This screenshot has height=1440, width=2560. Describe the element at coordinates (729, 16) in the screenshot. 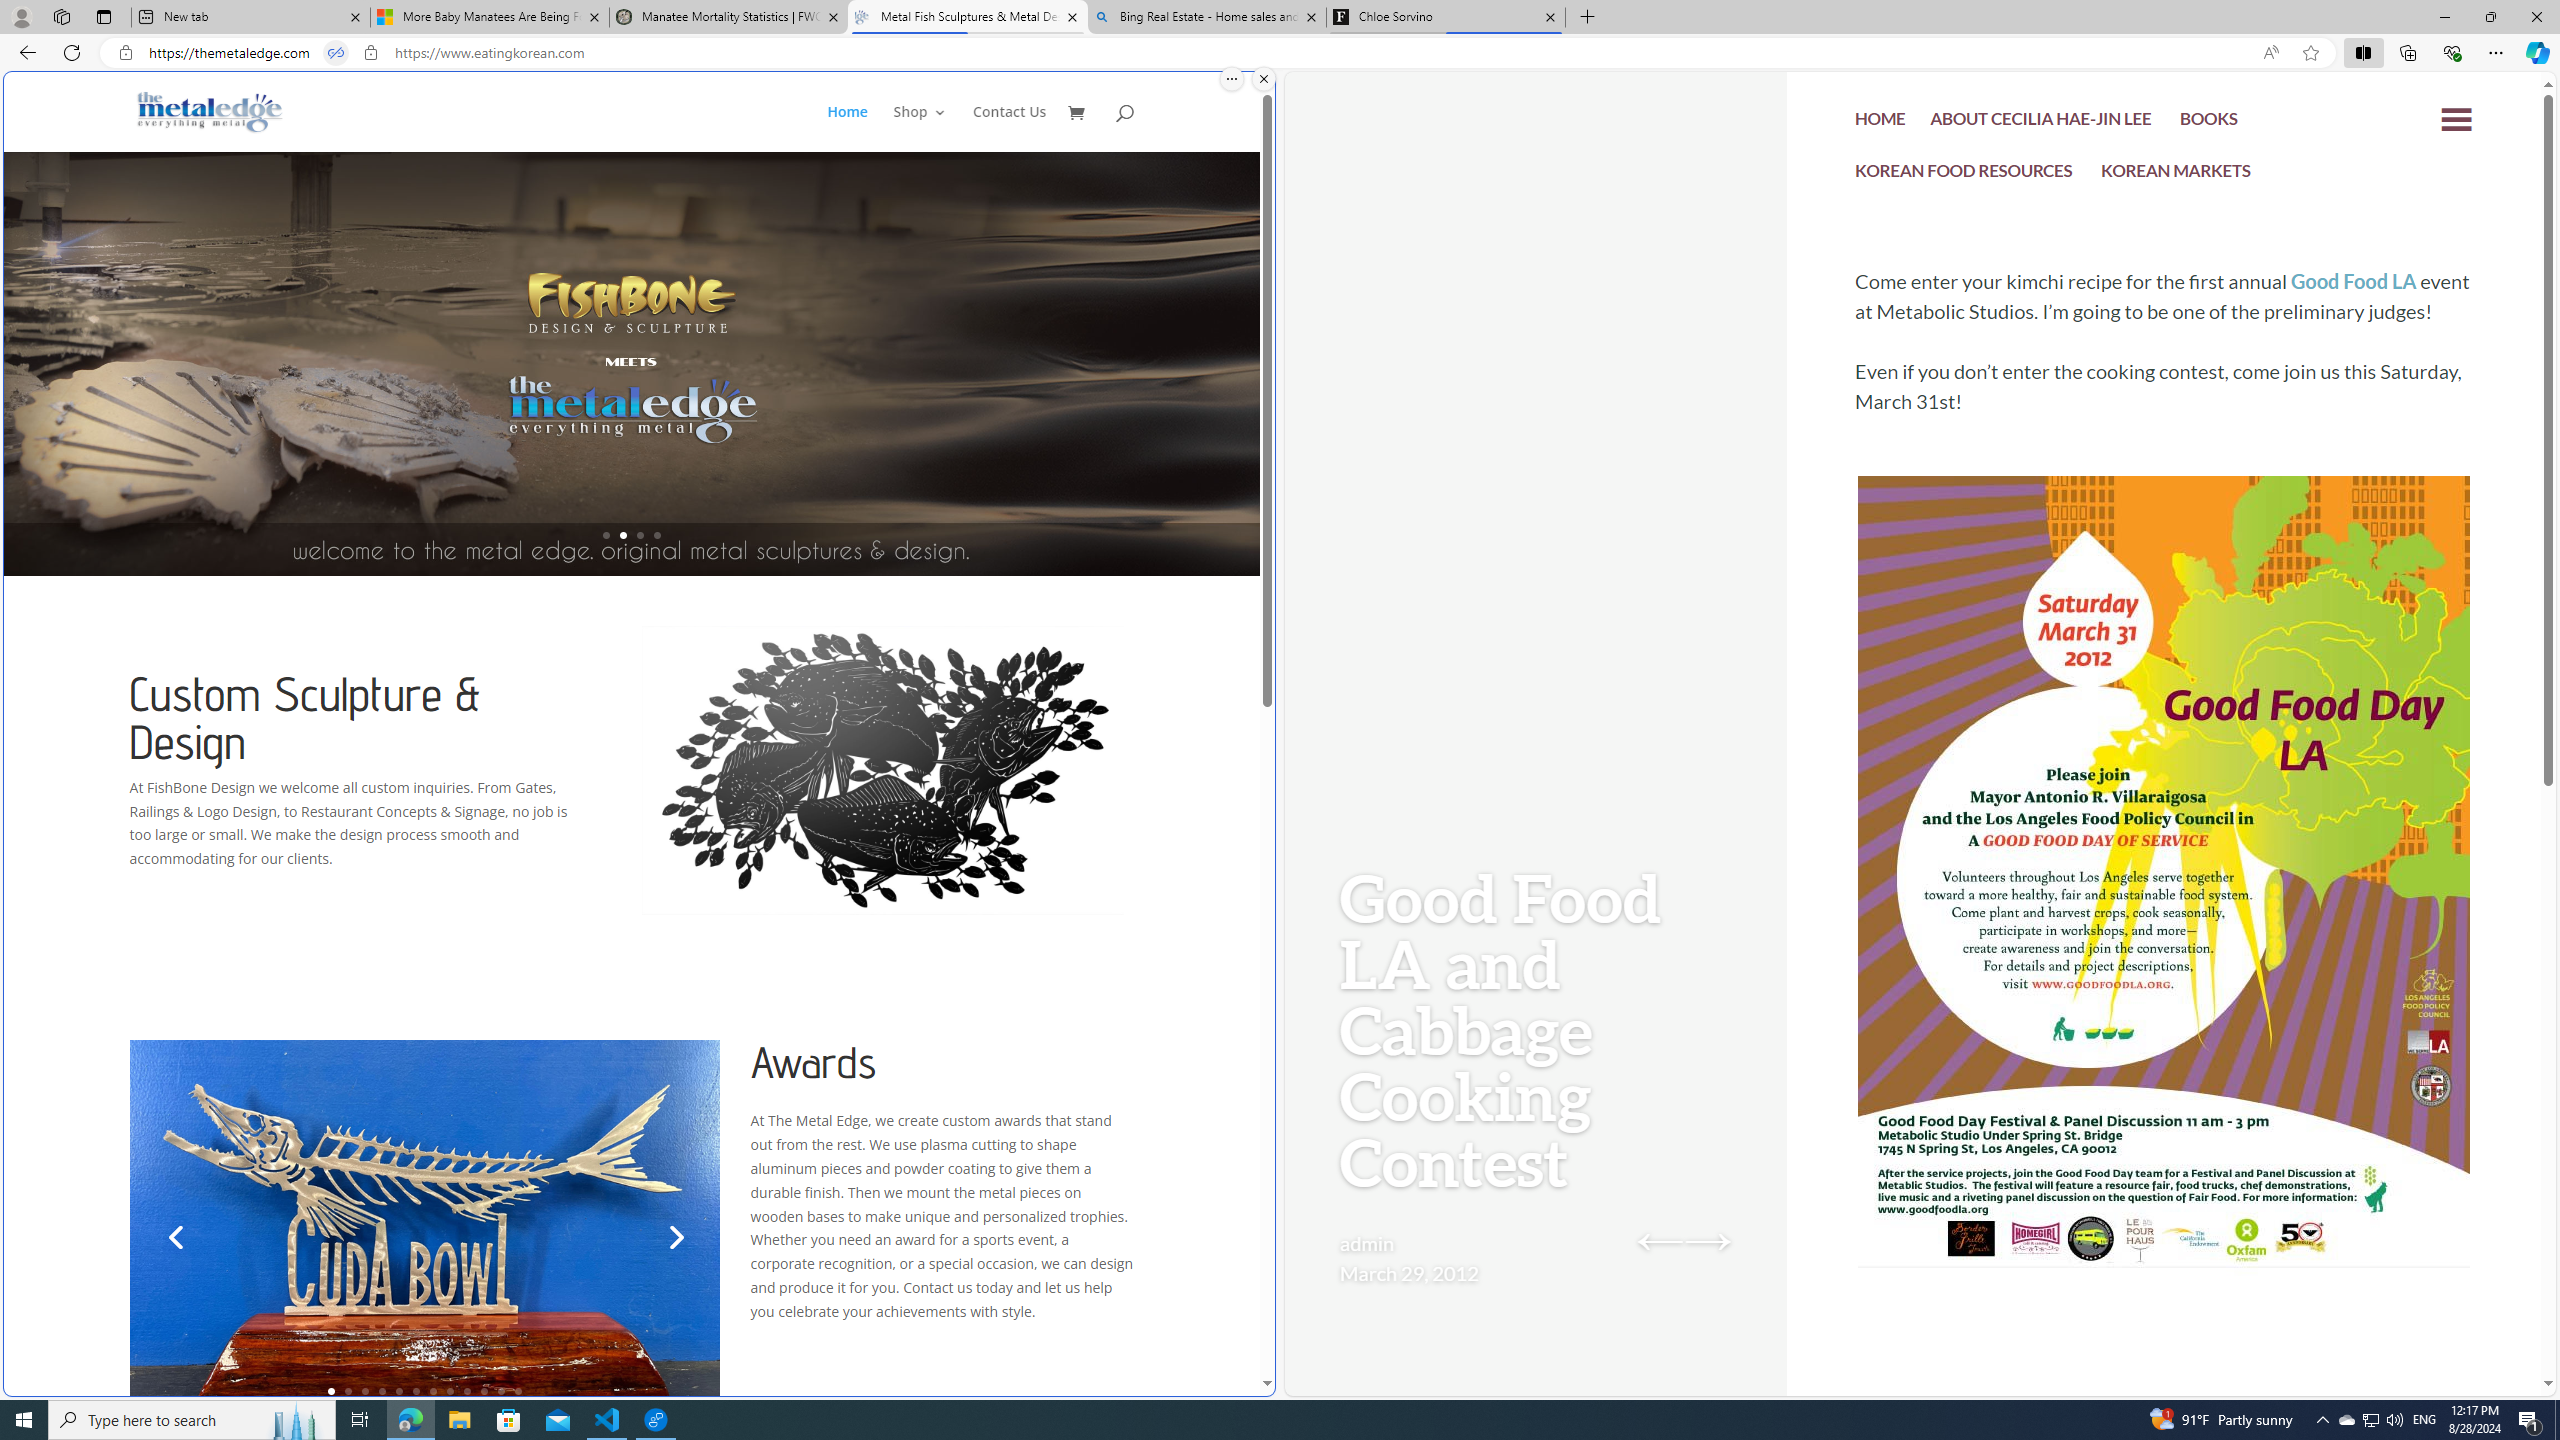

I see `'Manatee Mortality Statistics | FWC'` at that location.